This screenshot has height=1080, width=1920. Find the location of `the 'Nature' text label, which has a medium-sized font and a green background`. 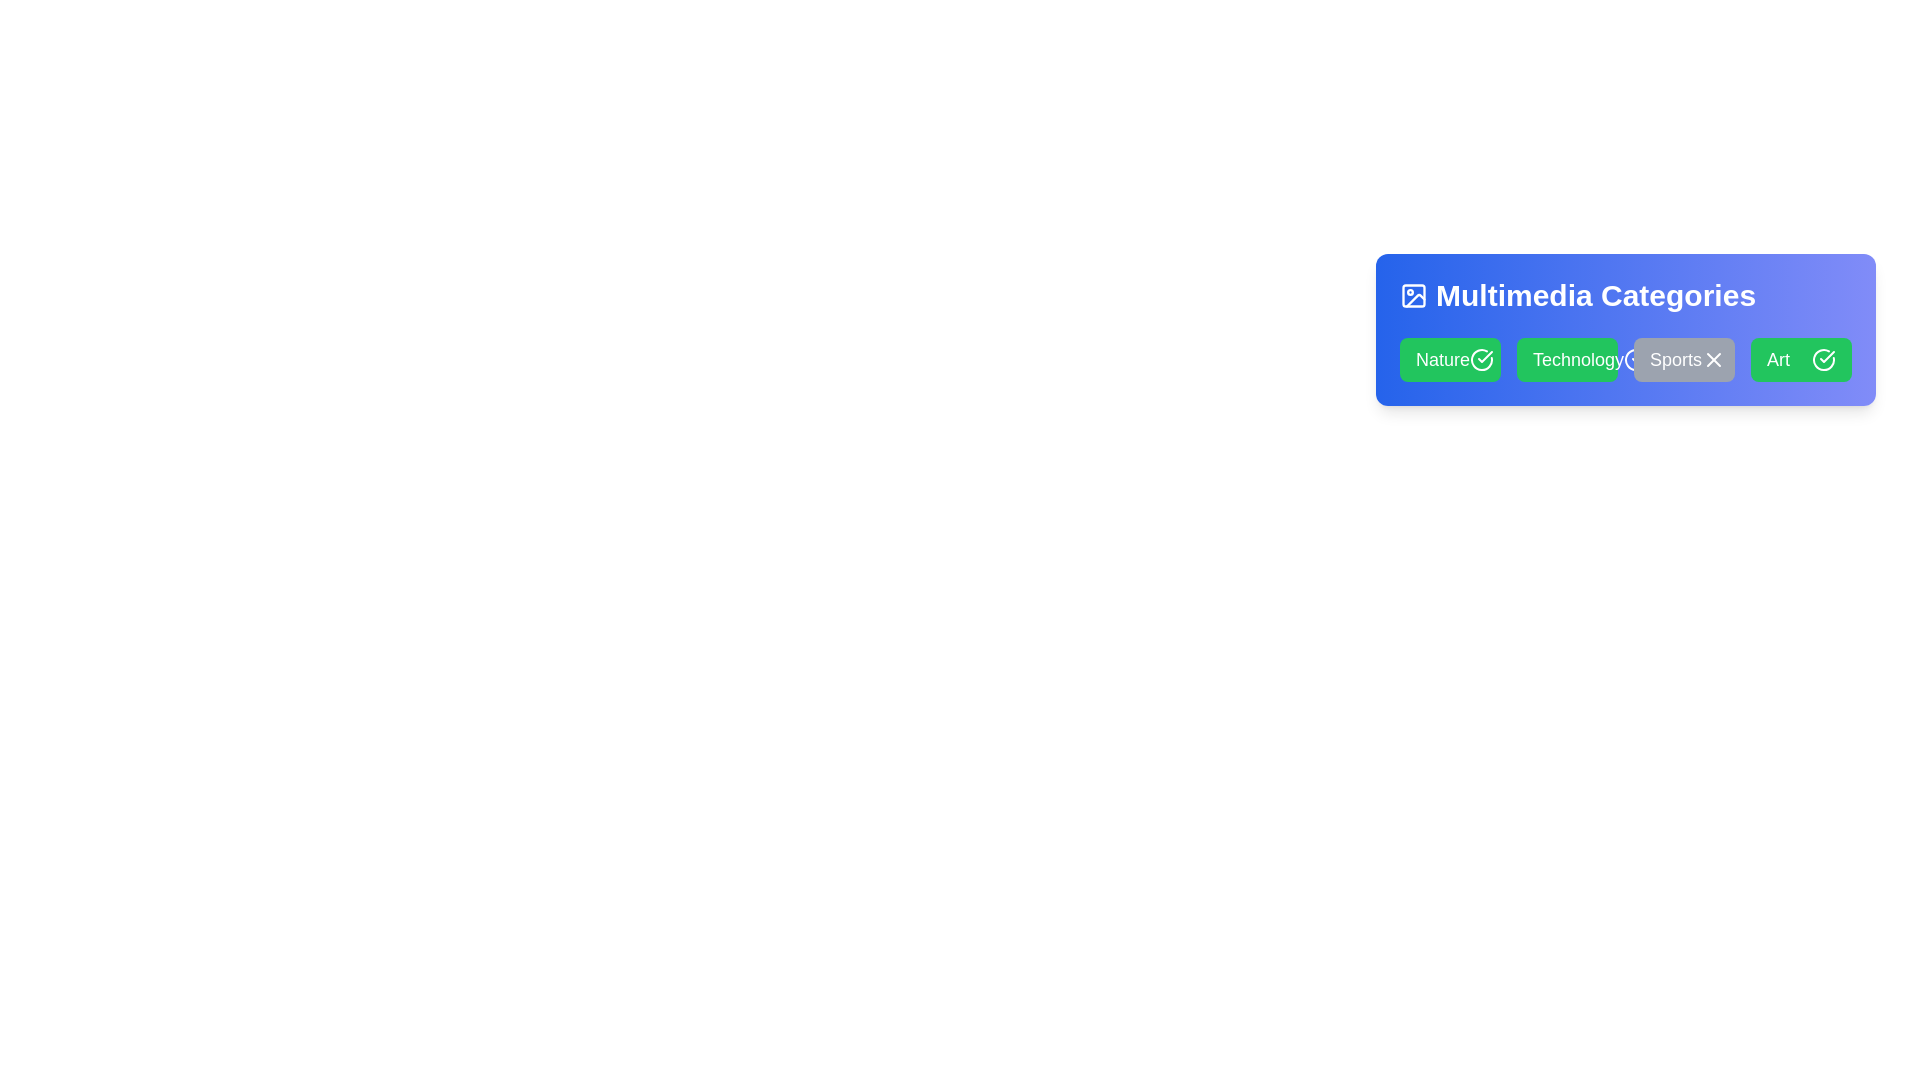

the 'Nature' text label, which has a medium-sized font and a green background is located at coordinates (1443, 358).